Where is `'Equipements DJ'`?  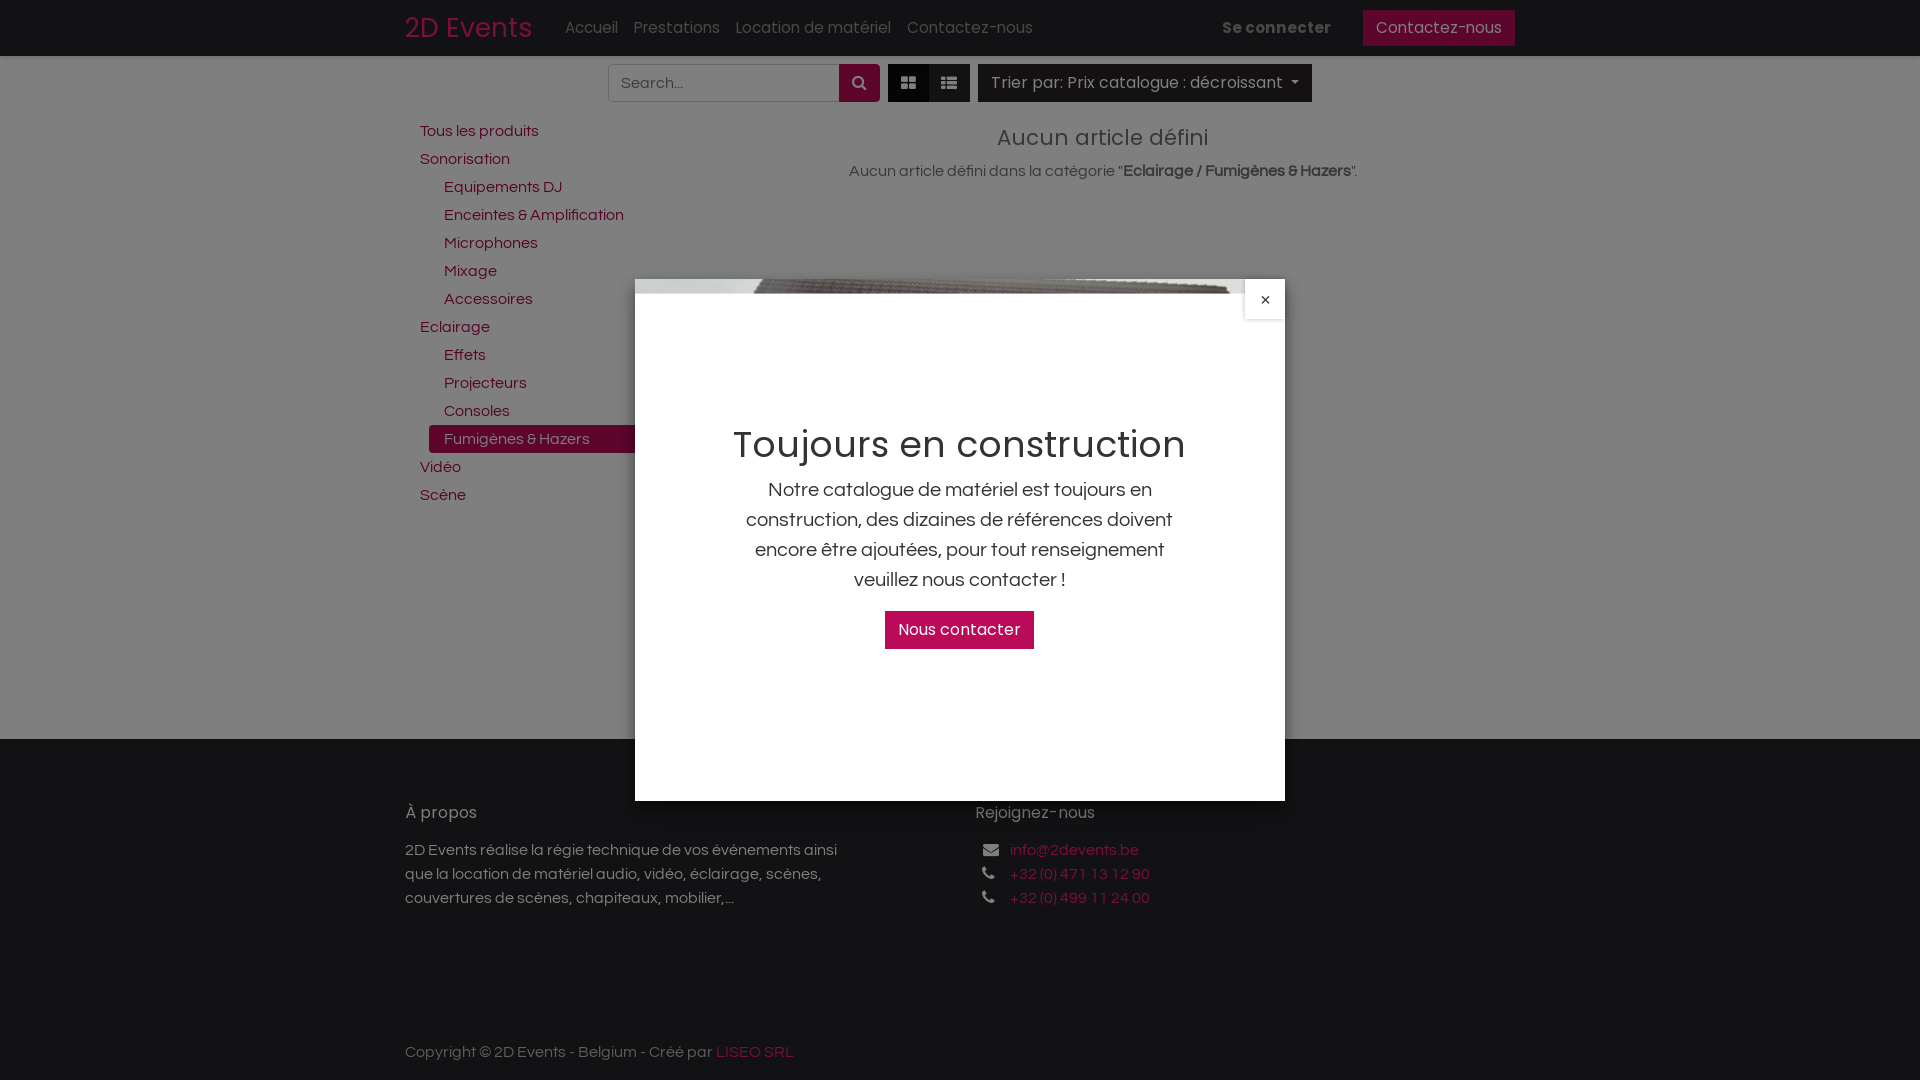
'Equipements DJ' is located at coordinates (544, 186).